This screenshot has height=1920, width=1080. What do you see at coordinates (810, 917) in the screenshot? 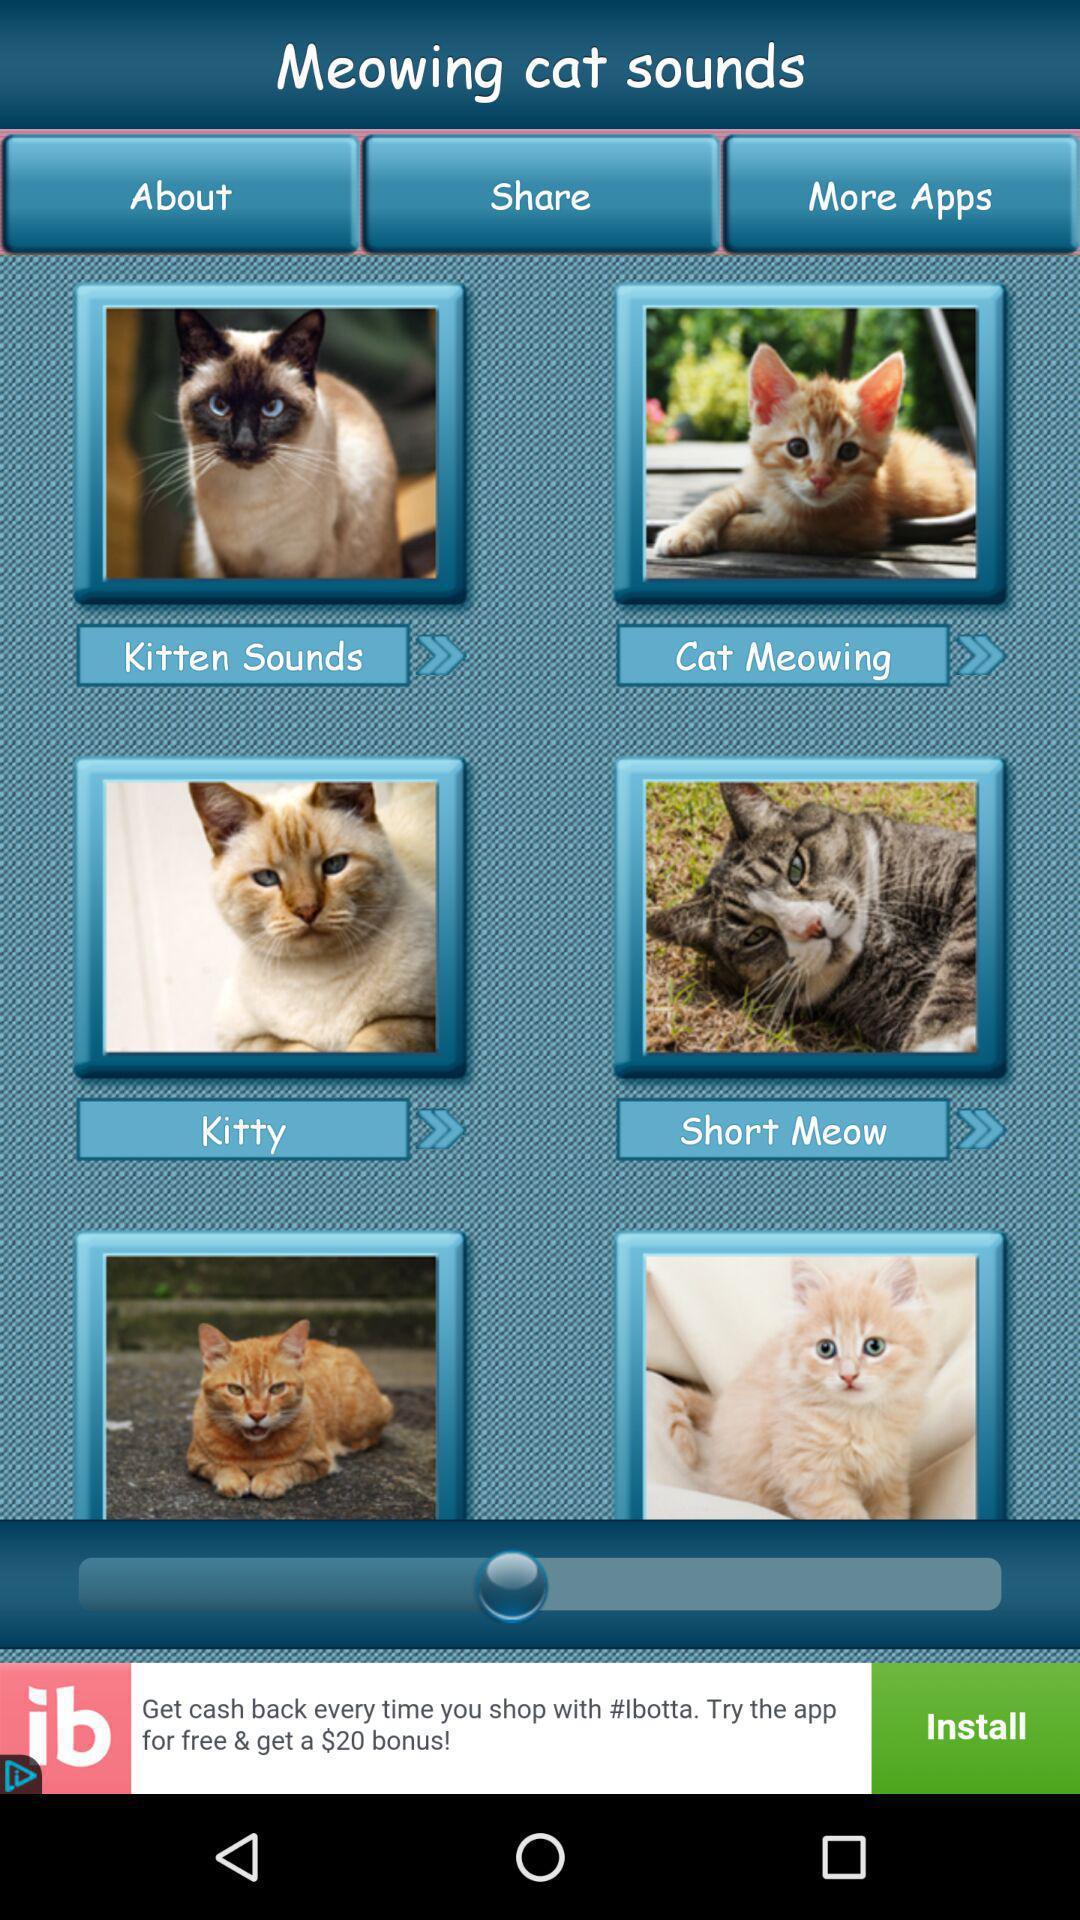
I see `short meow sound` at bounding box center [810, 917].